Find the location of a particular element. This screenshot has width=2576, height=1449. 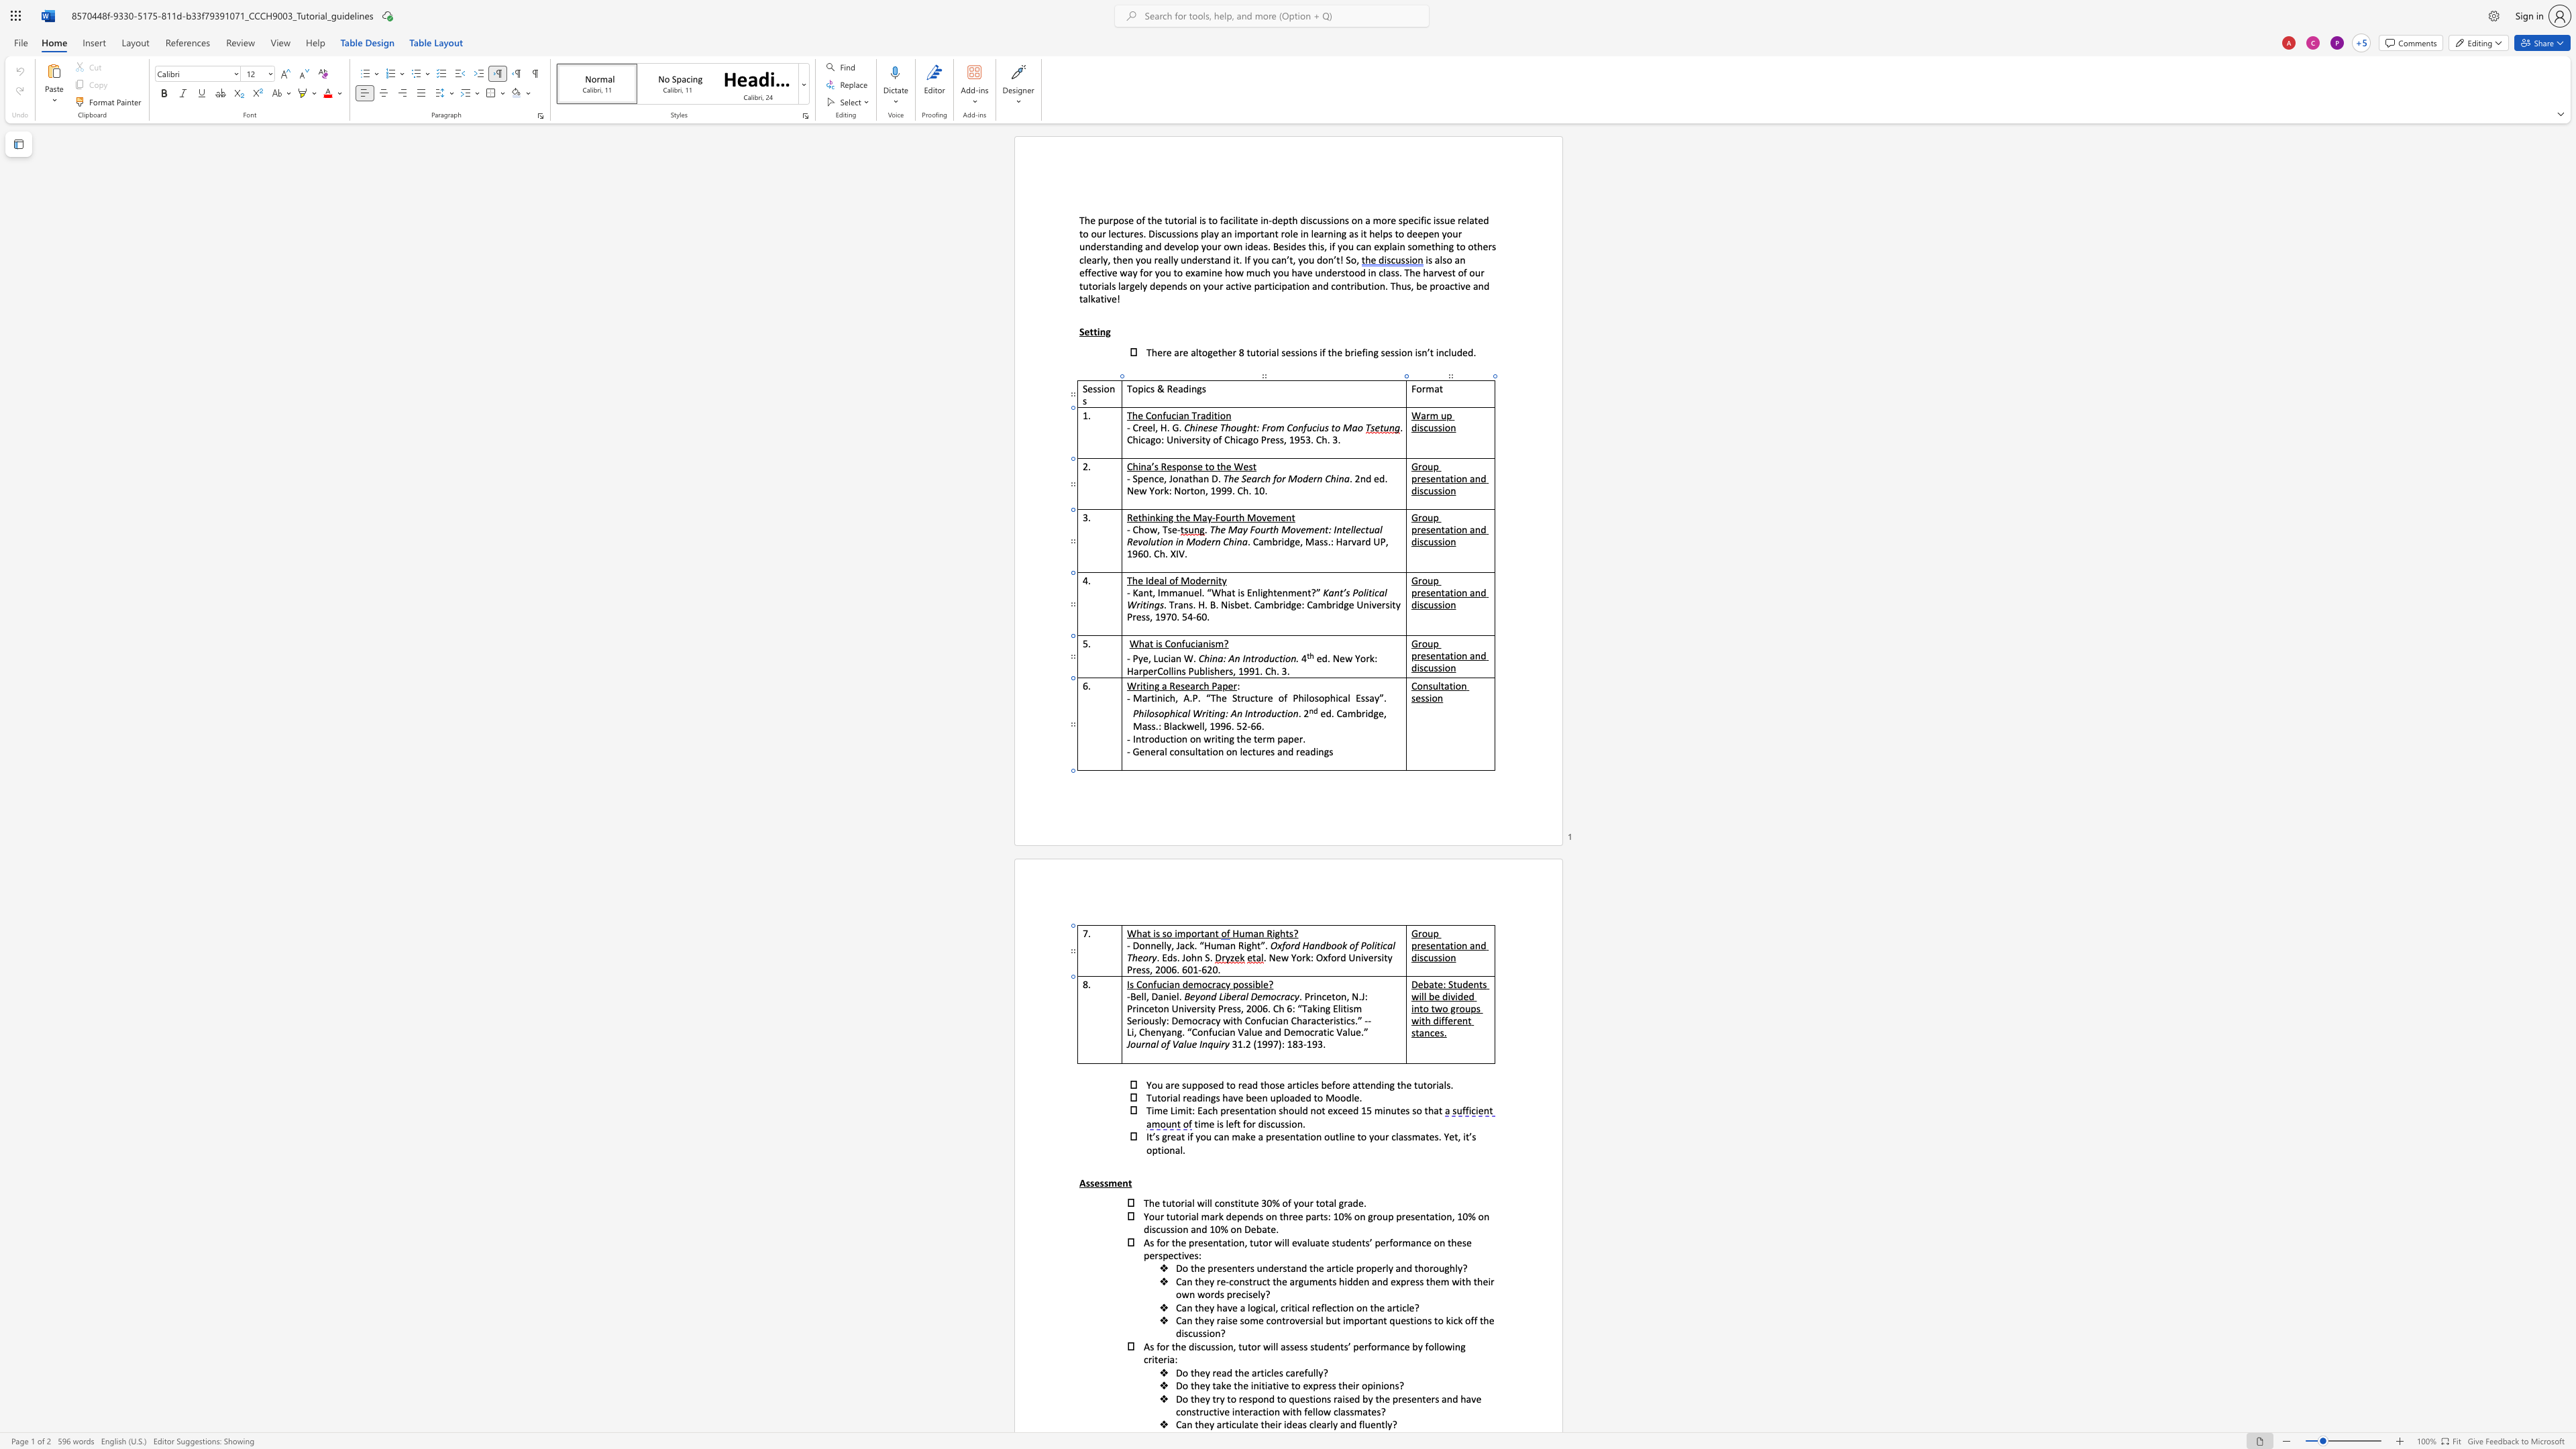

the space between the continuous character "i" and "t" in the text is located at coordinates (1383, 956).